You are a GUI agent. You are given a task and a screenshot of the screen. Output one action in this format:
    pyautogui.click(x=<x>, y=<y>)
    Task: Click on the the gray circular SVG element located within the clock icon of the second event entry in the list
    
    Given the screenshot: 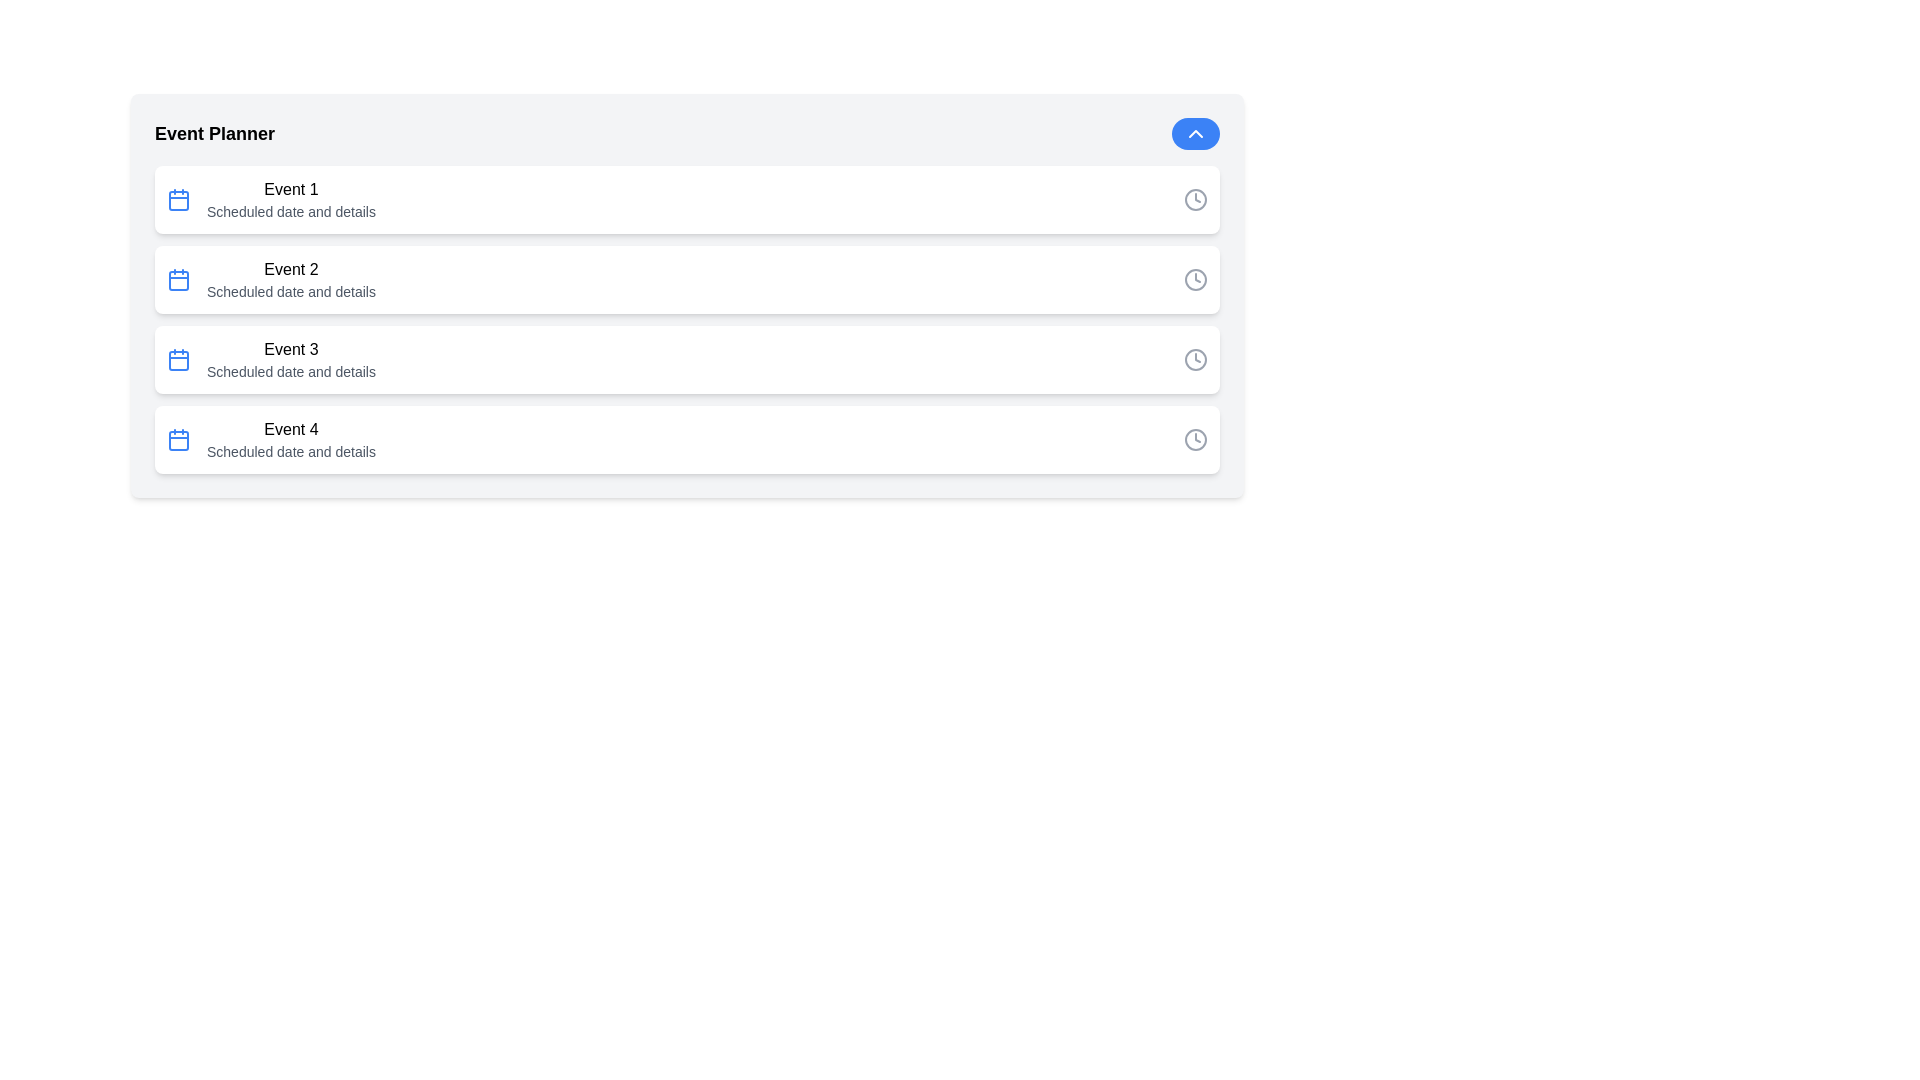 What is the action you would take?
    pyautogui.click(x=1195, y=280)
    